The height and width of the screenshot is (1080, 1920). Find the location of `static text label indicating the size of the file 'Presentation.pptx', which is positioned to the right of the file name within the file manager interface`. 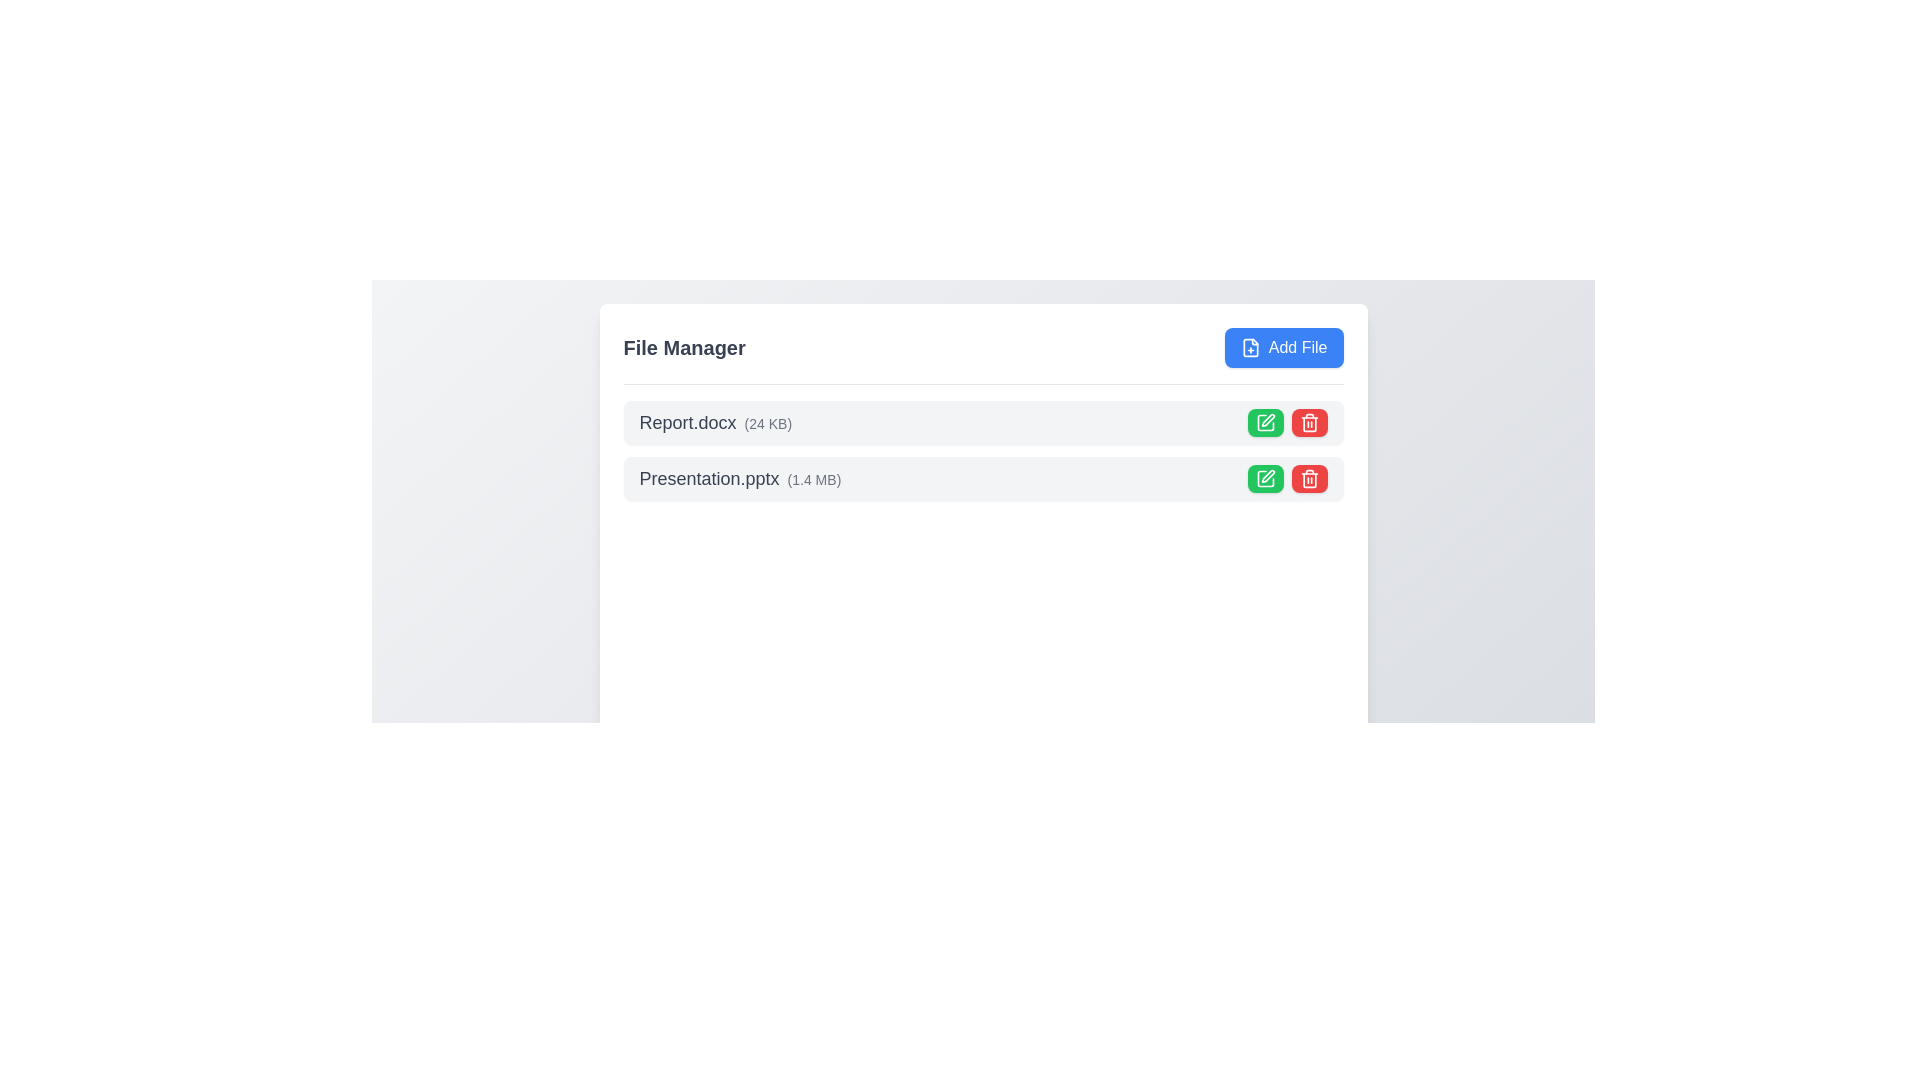

static text label indicating the size of the file 'Presentation.pptx', which is positioned to the right of the file name within the file manager interface is located at coordinates (814, 479).